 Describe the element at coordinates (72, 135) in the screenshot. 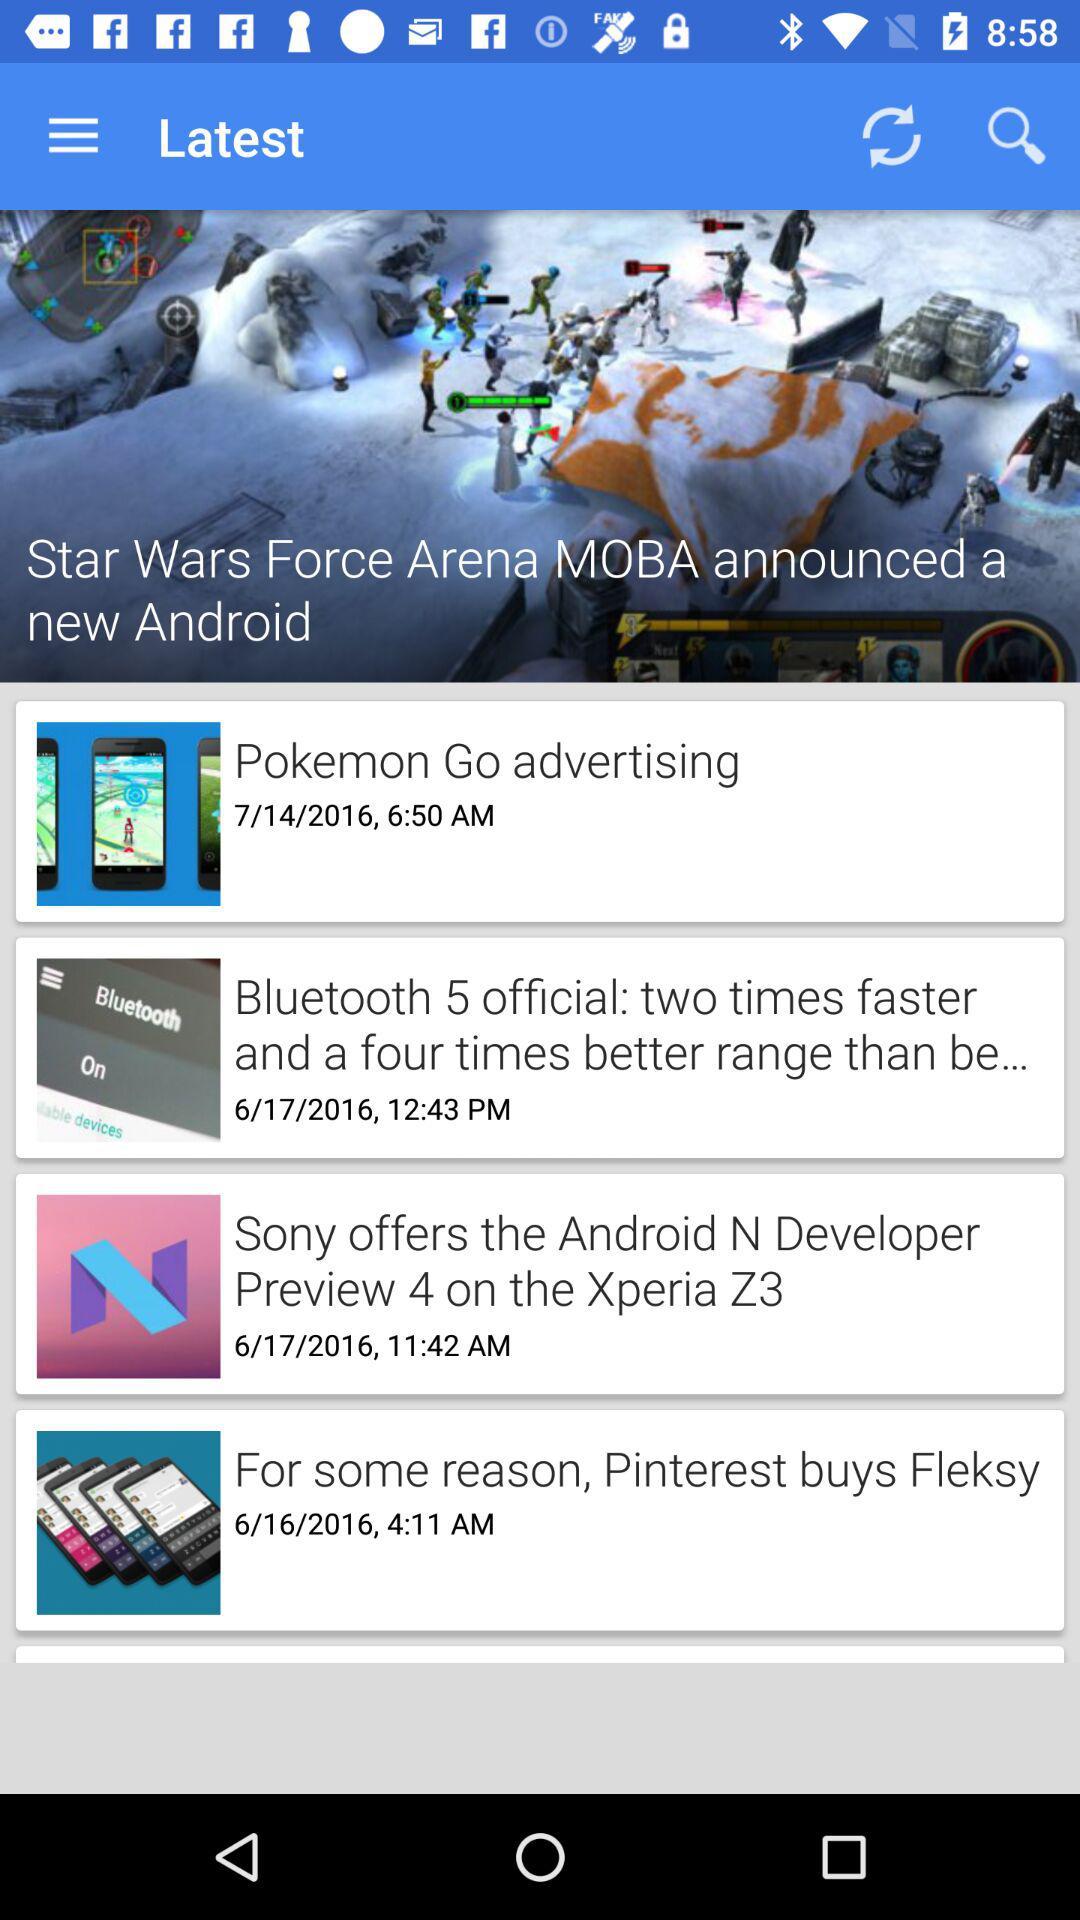

I see `the icon next to the latest icon` at that location.